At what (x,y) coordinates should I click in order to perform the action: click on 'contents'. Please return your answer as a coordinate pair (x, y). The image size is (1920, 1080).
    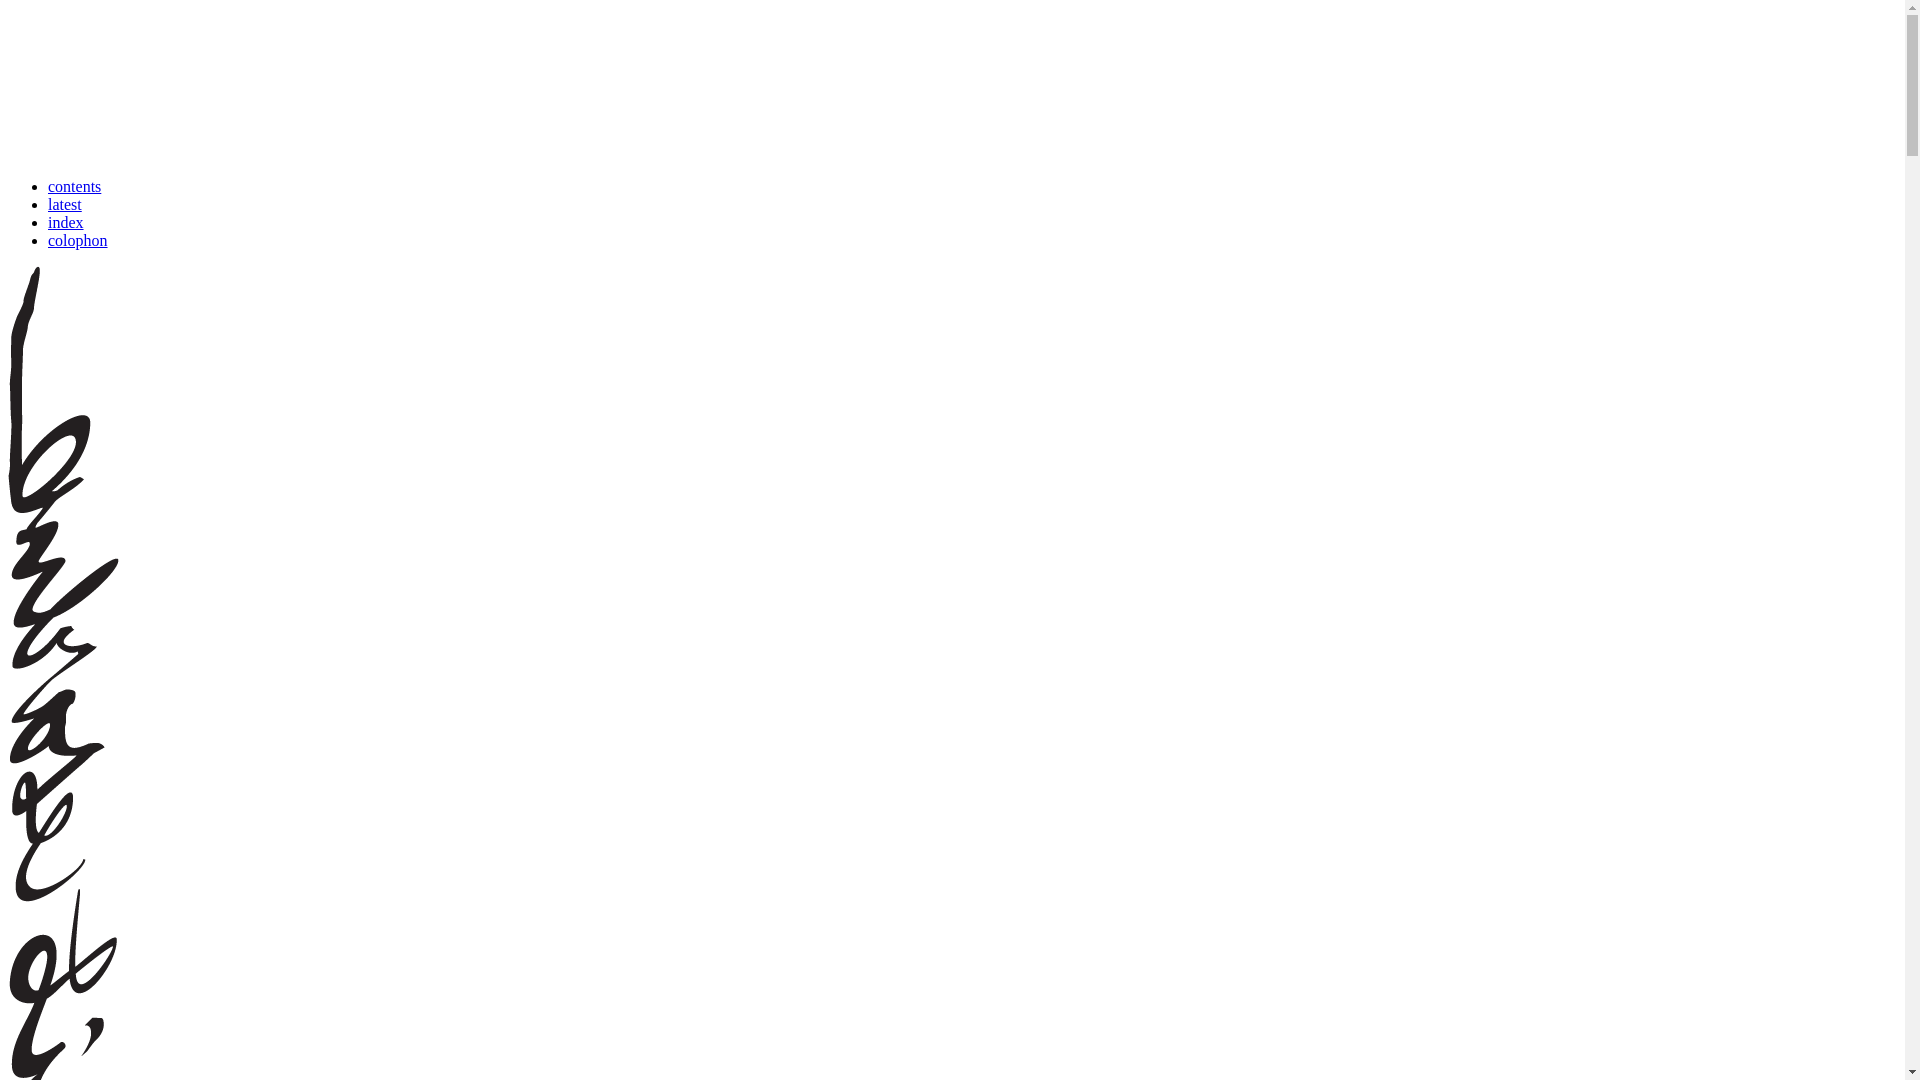
    Looking at the image, I should click on (74, 186).